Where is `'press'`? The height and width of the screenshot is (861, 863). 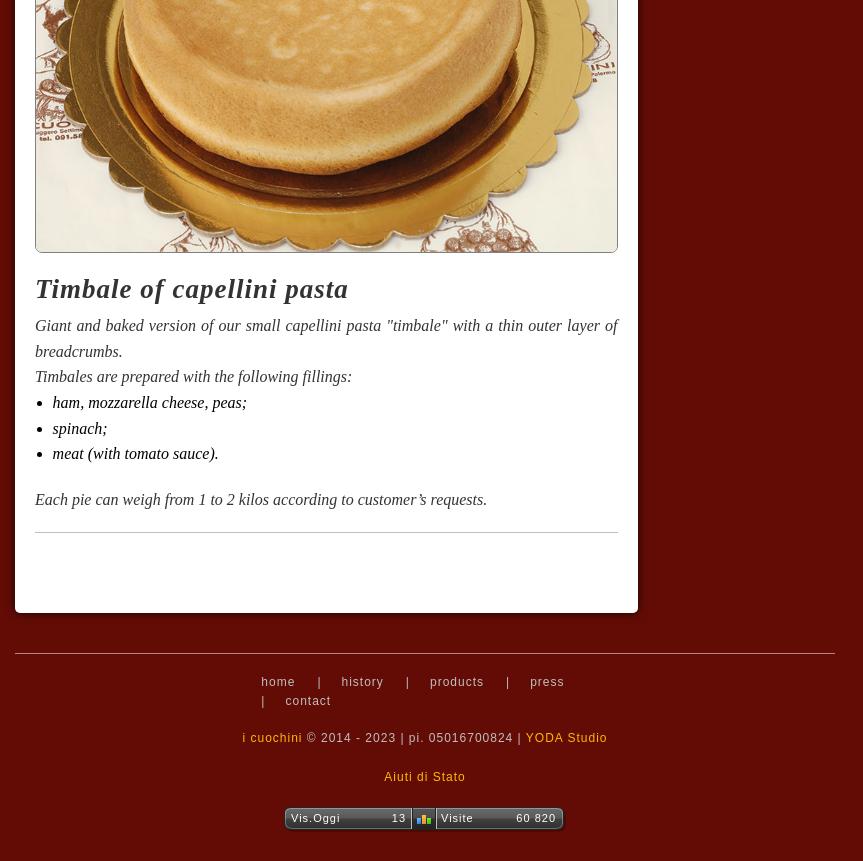
'press' is located at coordinates (546, 680).